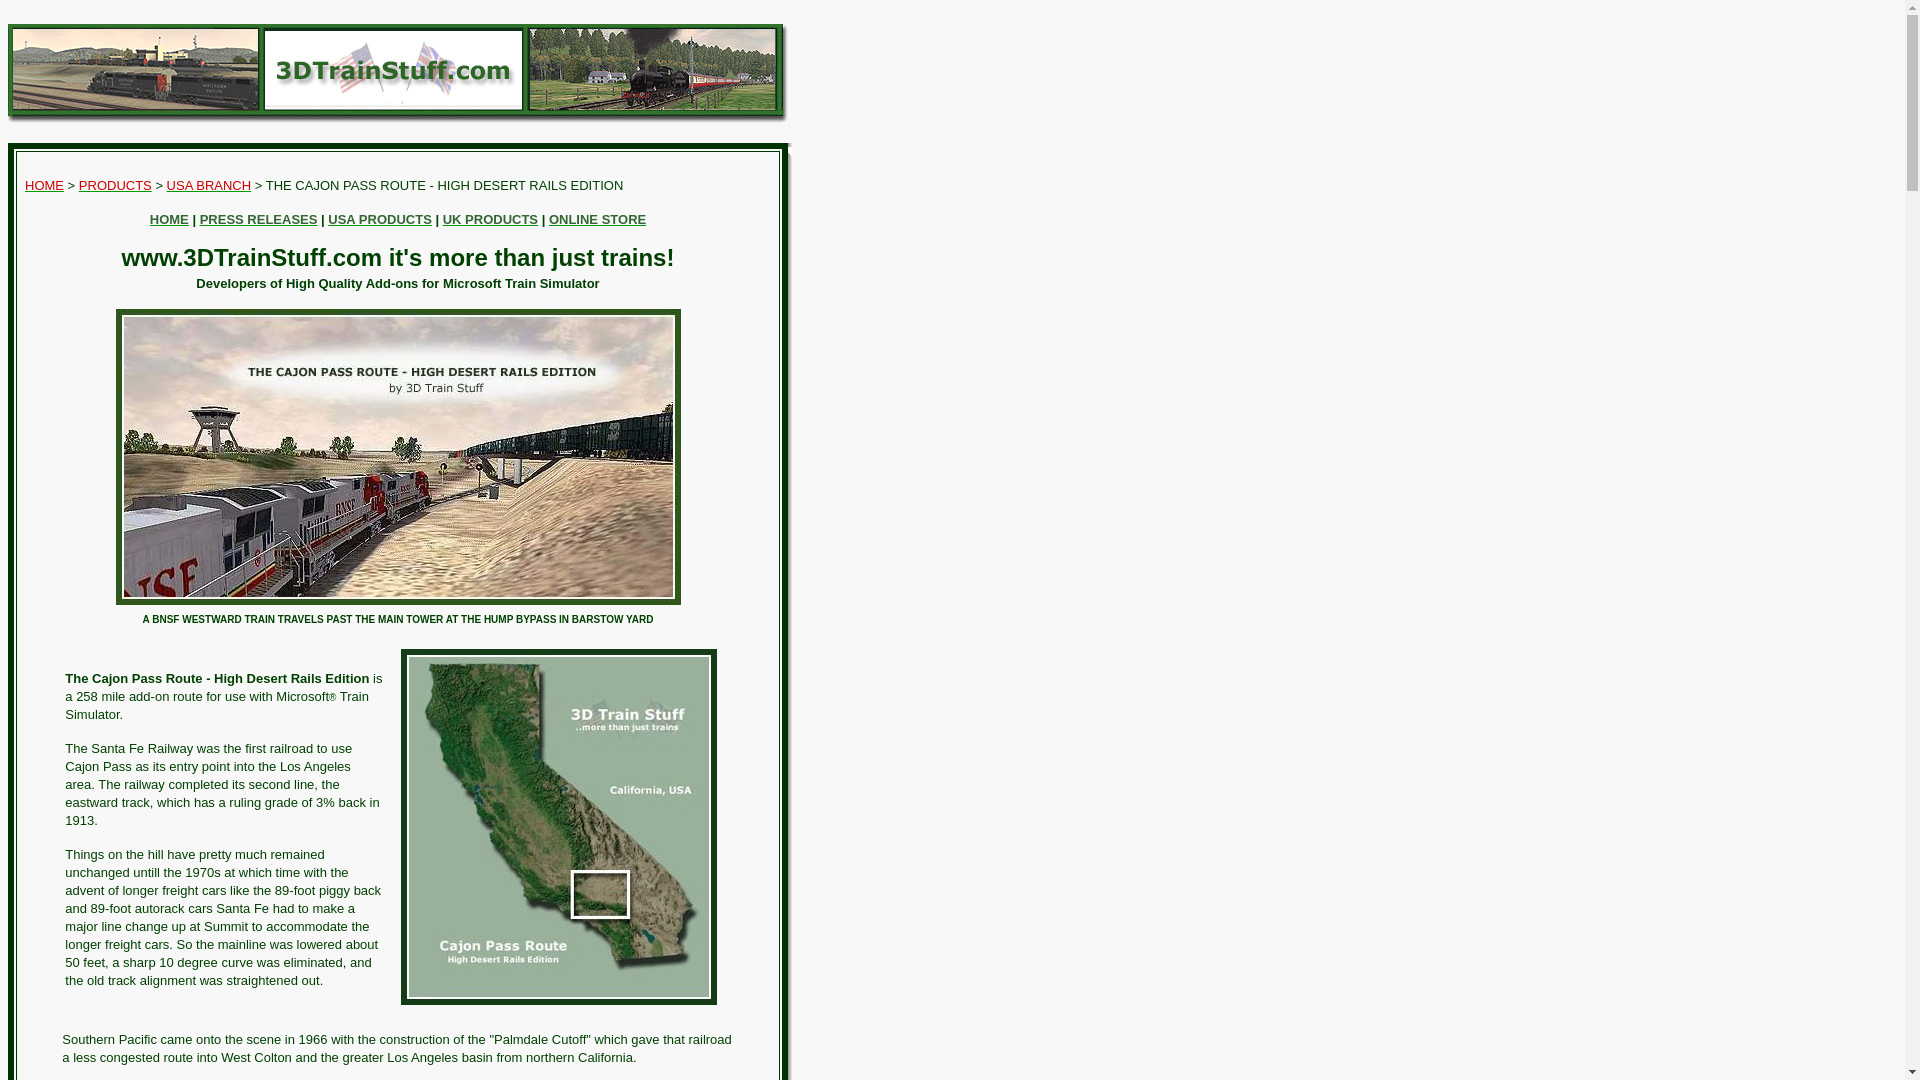  What do you see at coordinates (169, 219) in the screenshot?
I see `'HOME'` at bounding box center [169, 219].